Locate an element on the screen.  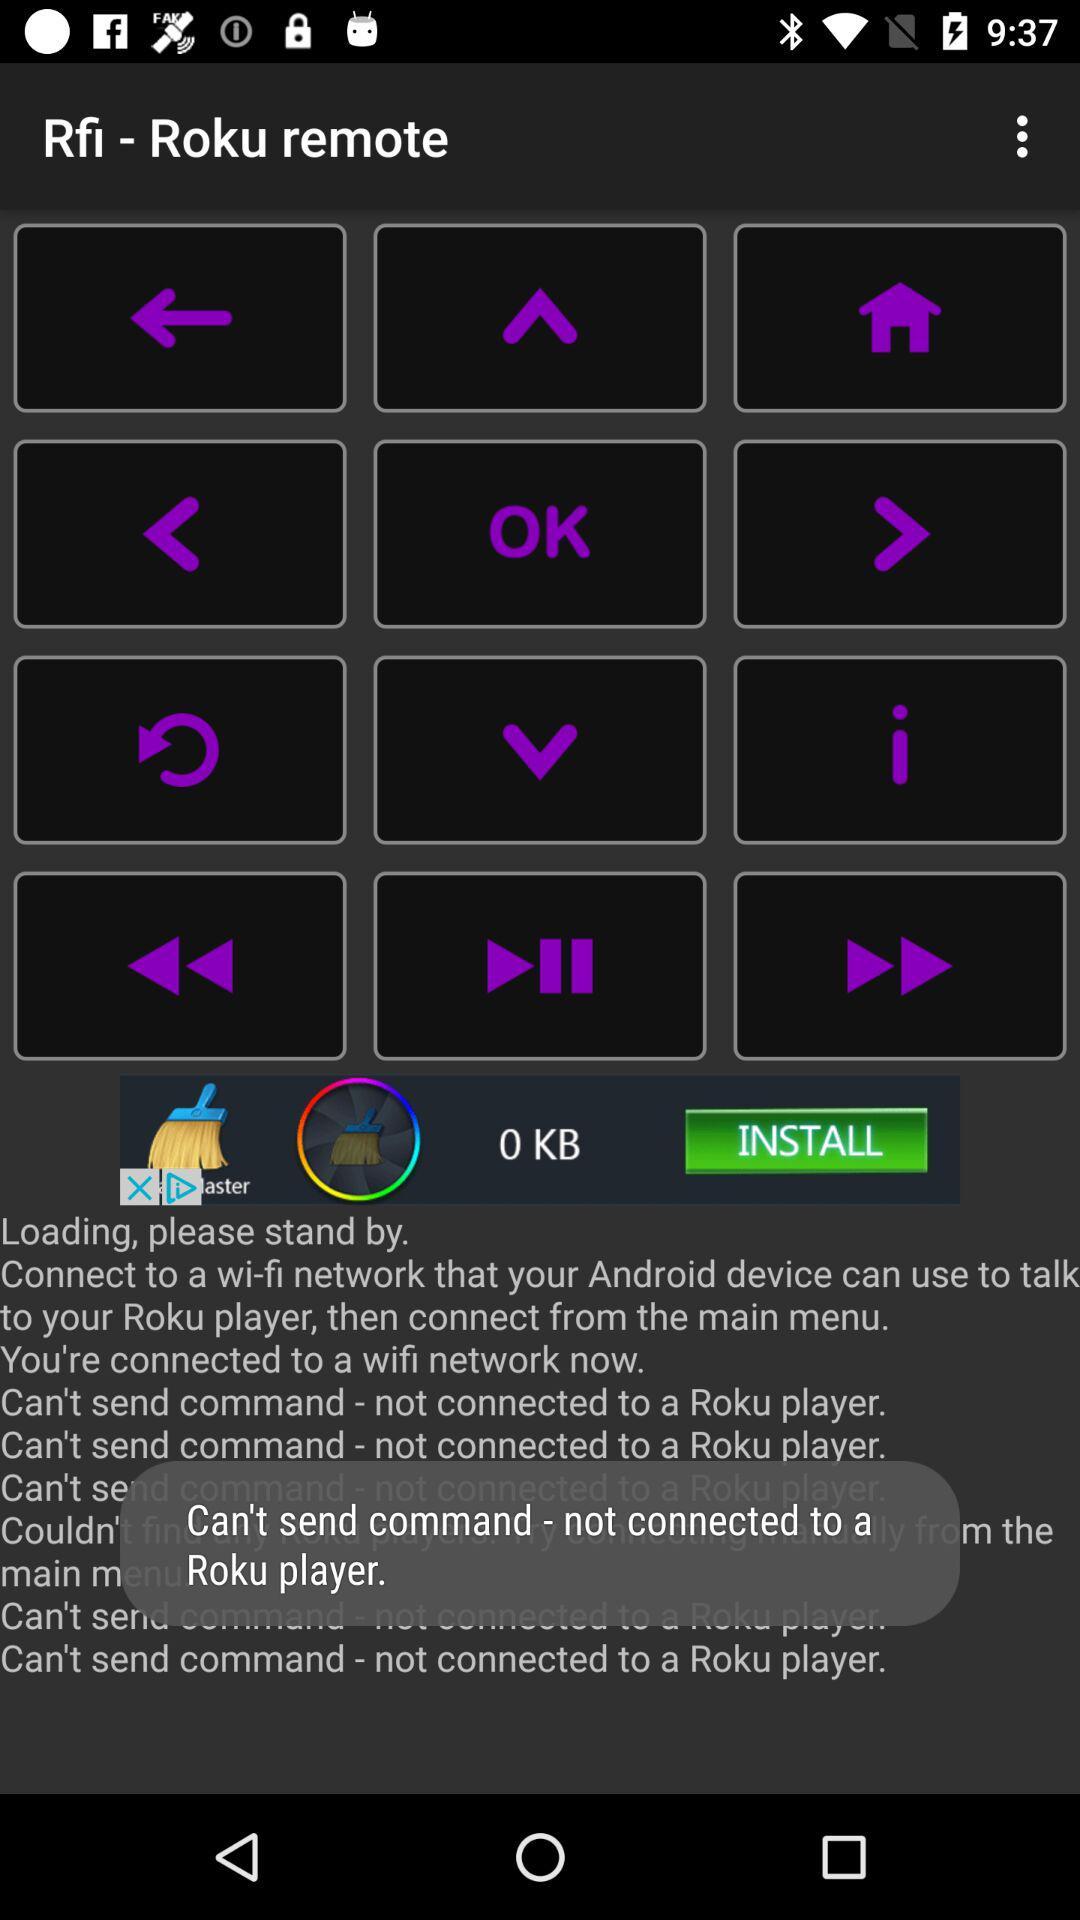
the info icon is located at coordinates (898, 748).